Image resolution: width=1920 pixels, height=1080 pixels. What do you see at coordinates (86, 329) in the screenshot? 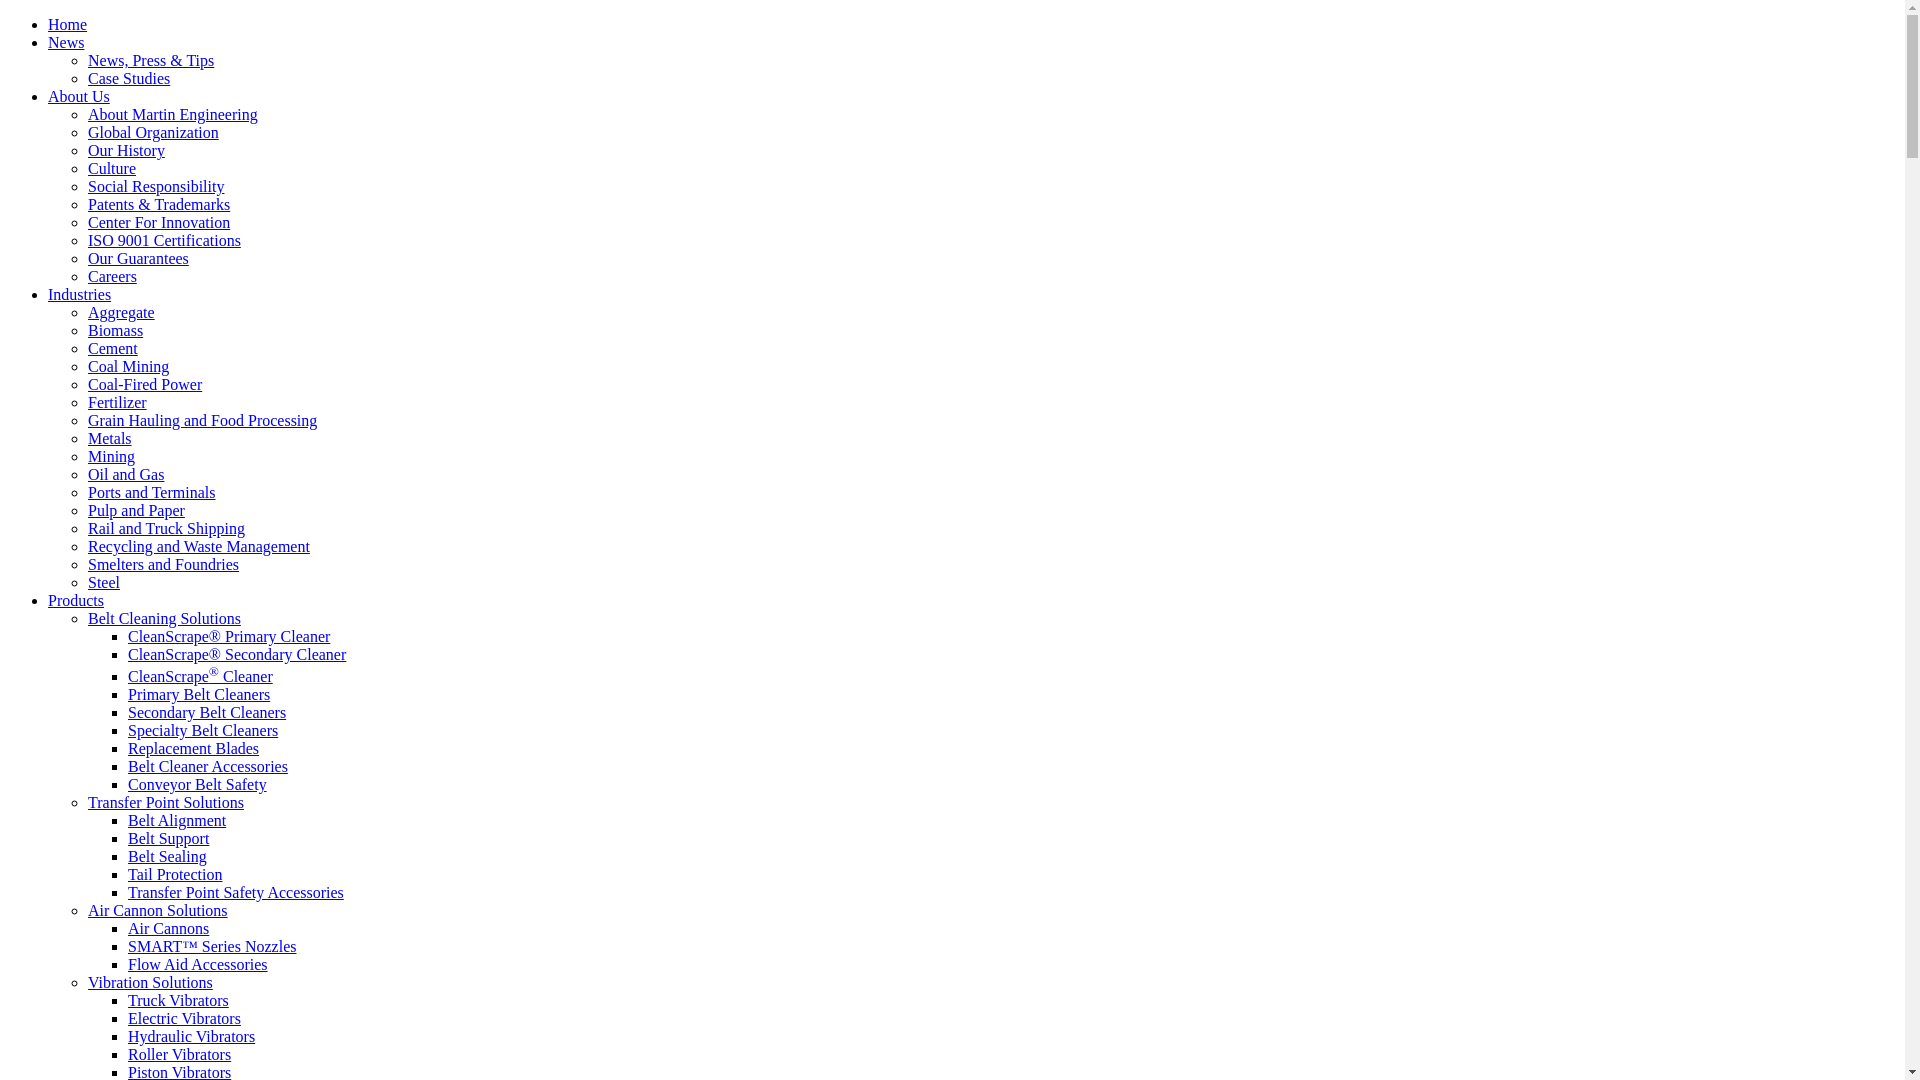
I see `'Biomass'` at bounding box center [86, 329].